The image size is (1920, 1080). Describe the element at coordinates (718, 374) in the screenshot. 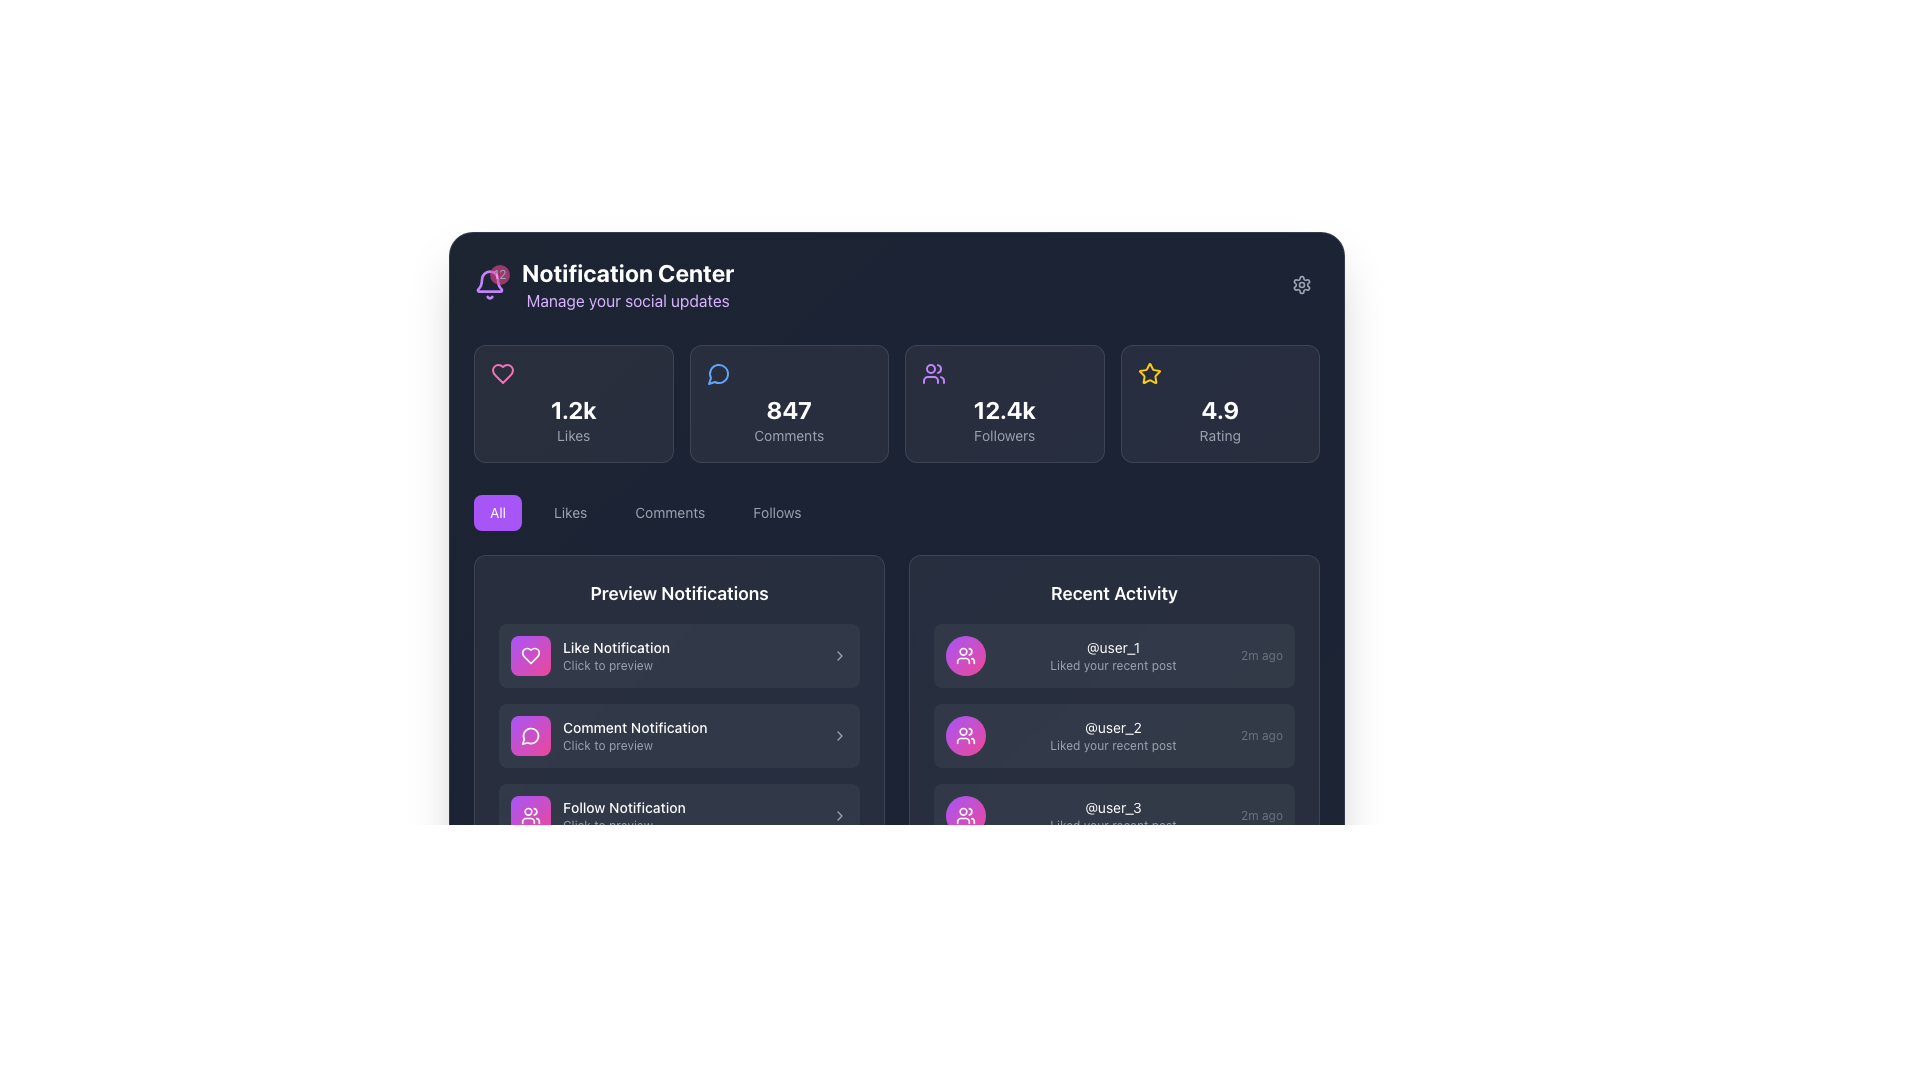

I see `the 'Comments' icon, which is the second icon from the left in the row of statistic widgets below the 'Notification Center' header, indicating the comments category` at that location.